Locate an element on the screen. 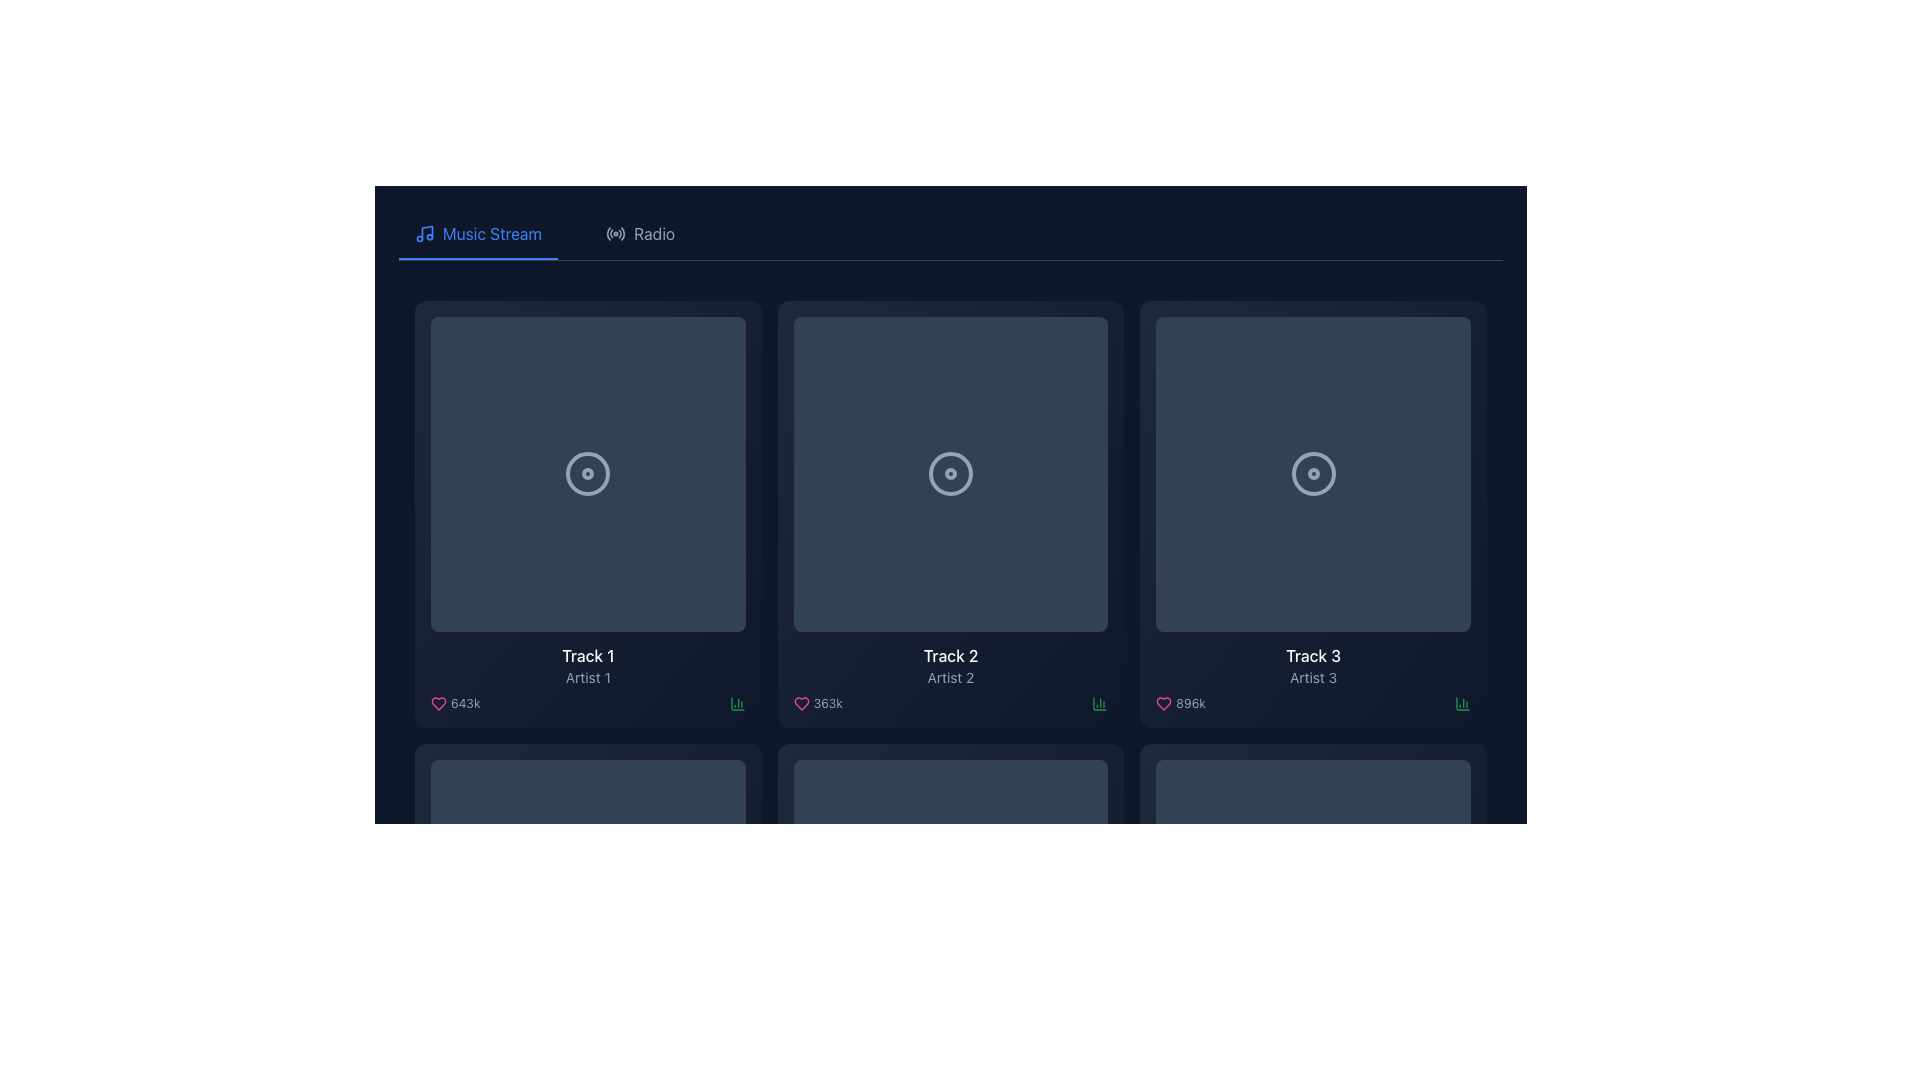 The image size is (1920, 1080). the pink heart icon and text indicator showing '896k' located below the third card in the 'Track 3' section to highlight it is located at coordinates (1180, 702).